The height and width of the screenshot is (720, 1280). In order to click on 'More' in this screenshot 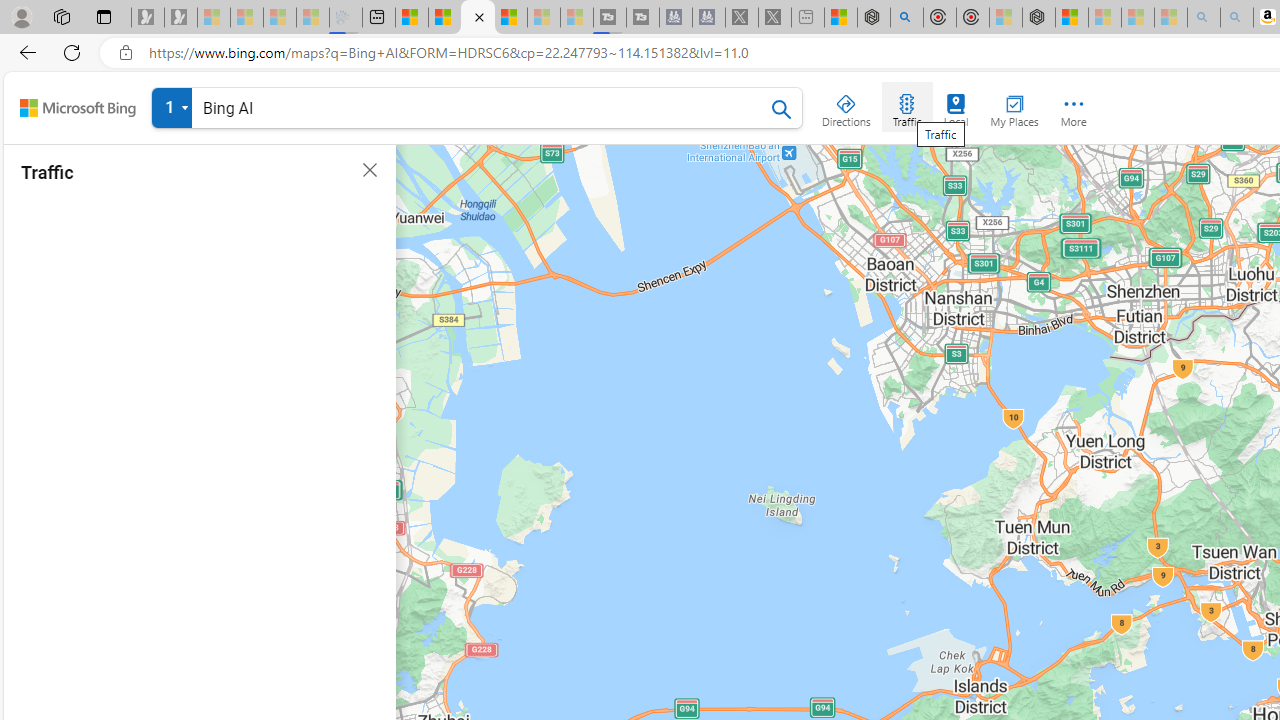, I will do `click(1072, 106)`.